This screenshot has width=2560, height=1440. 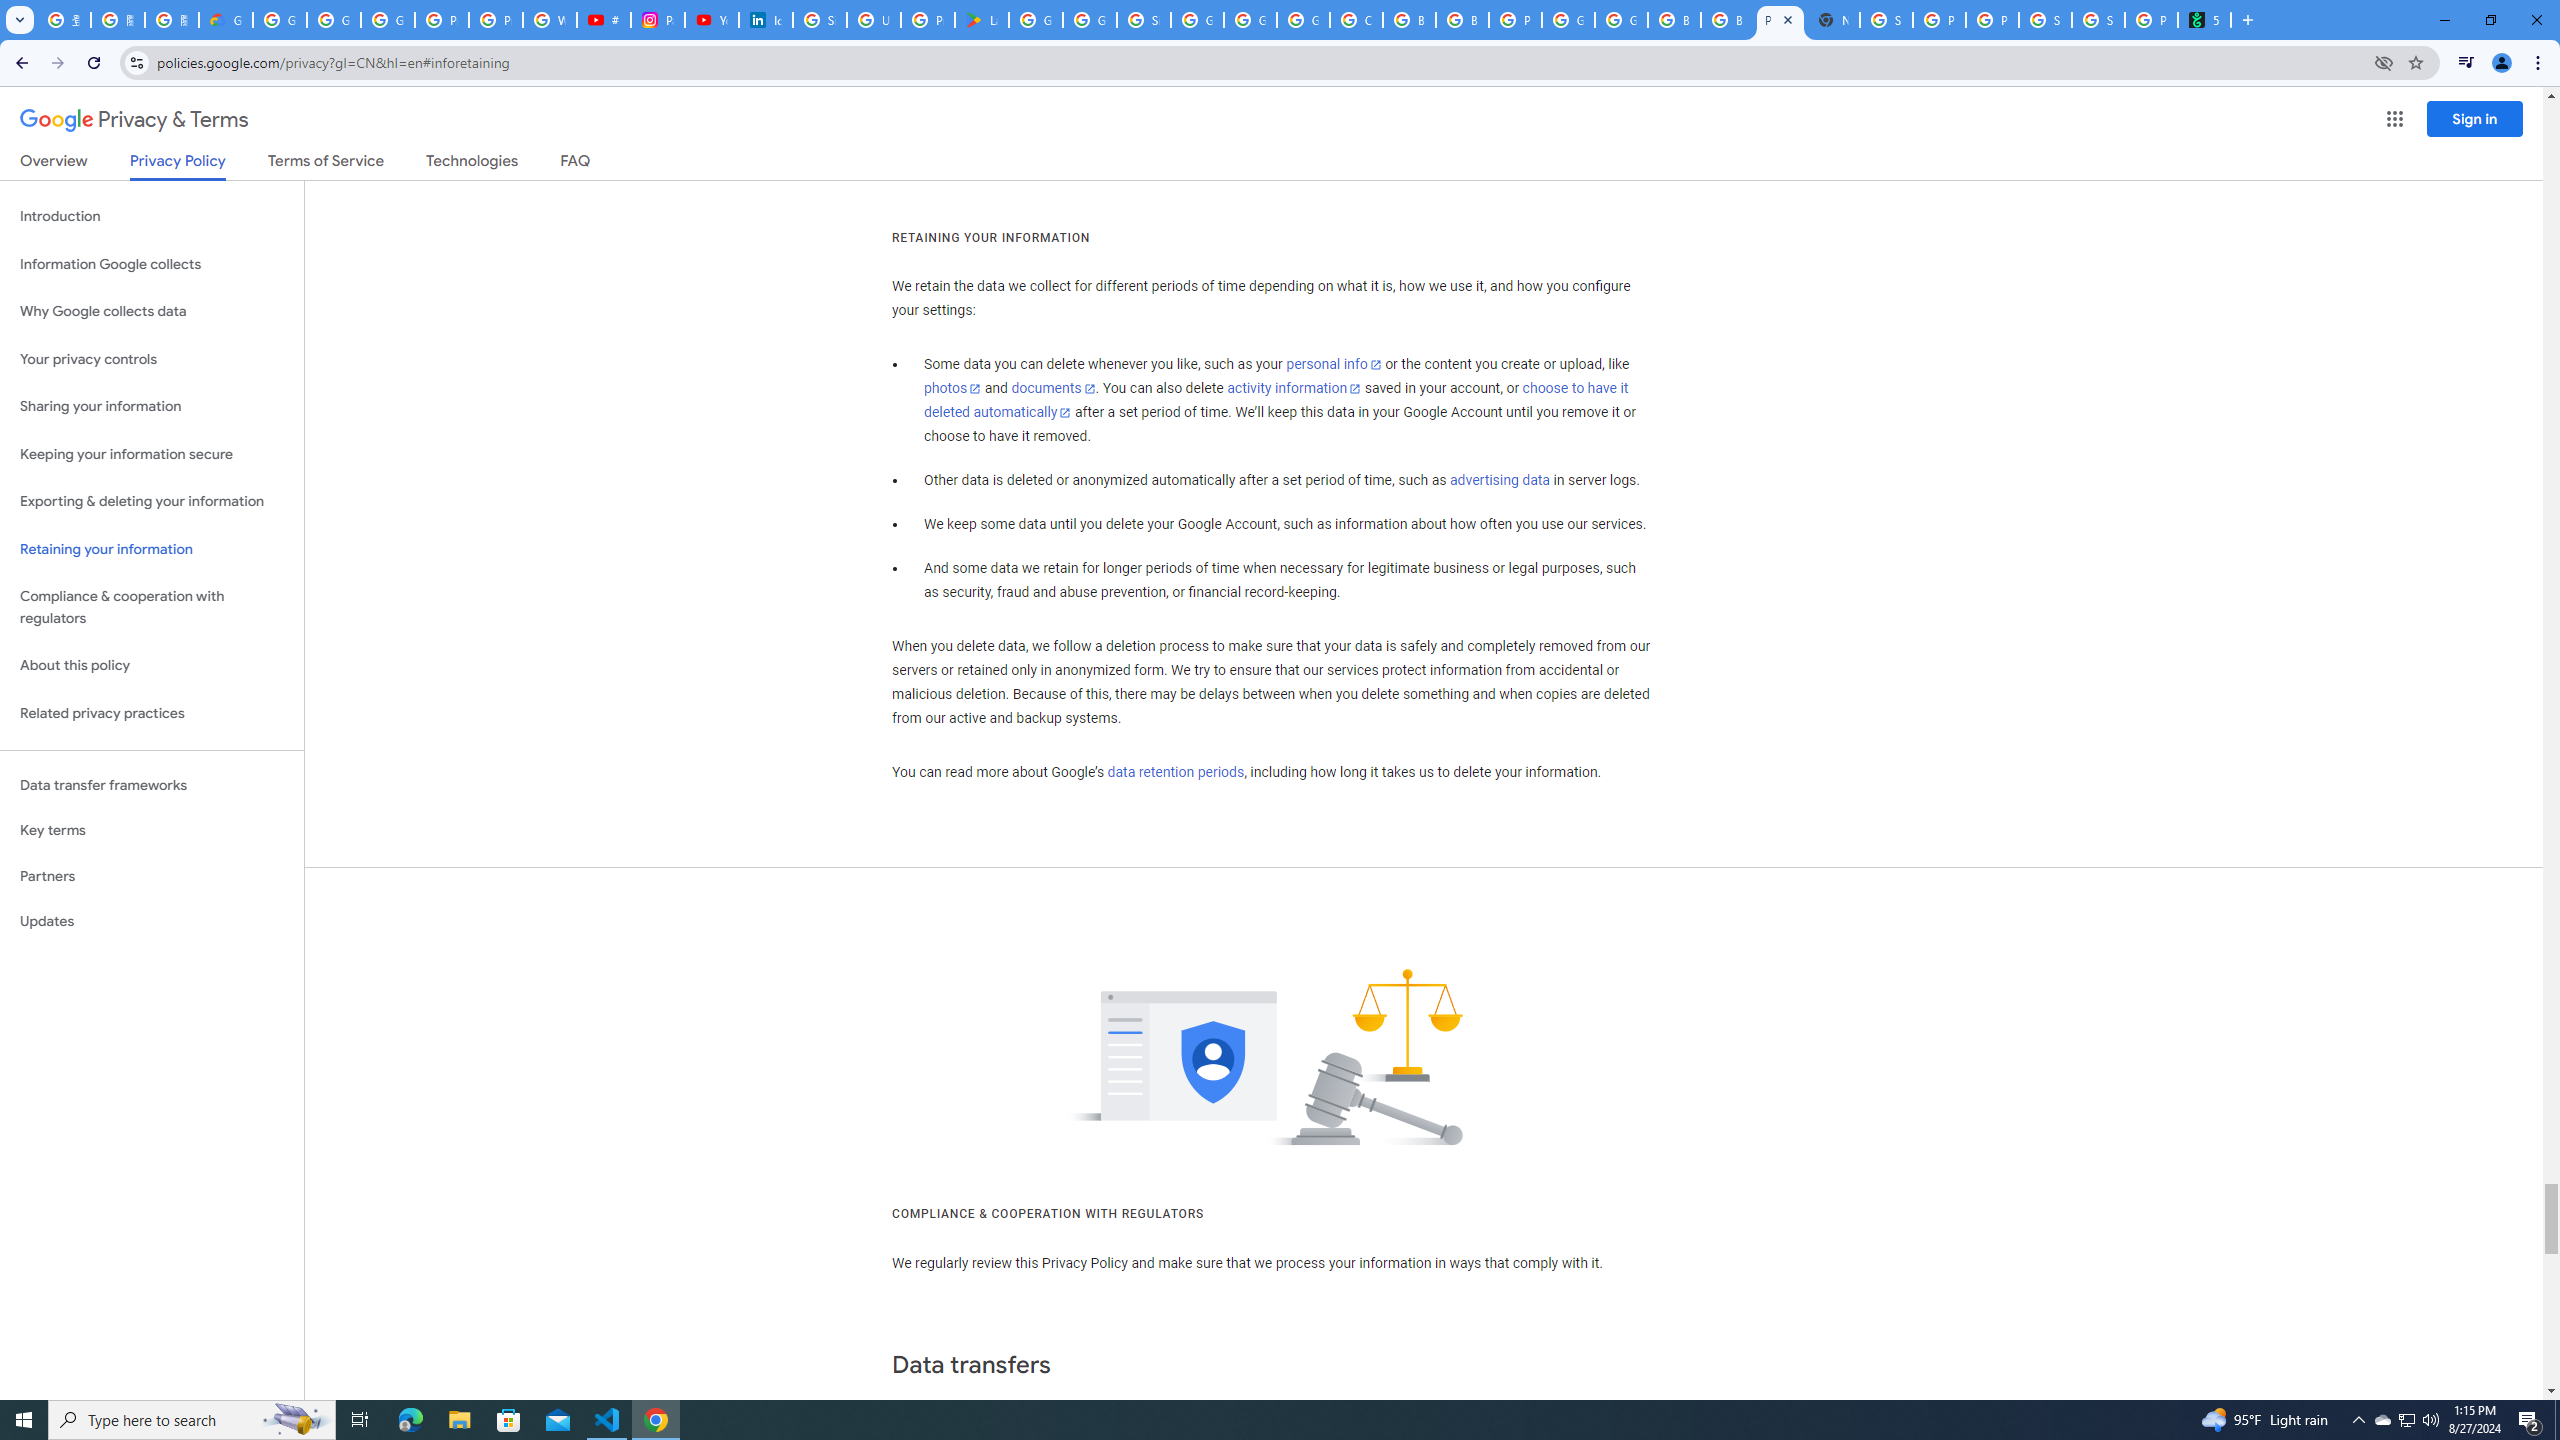 What do you see at coordinates (1621, 19) in the screenshot?
I see `'Google Cloud Platform'` at bounding box center [1621, 19].